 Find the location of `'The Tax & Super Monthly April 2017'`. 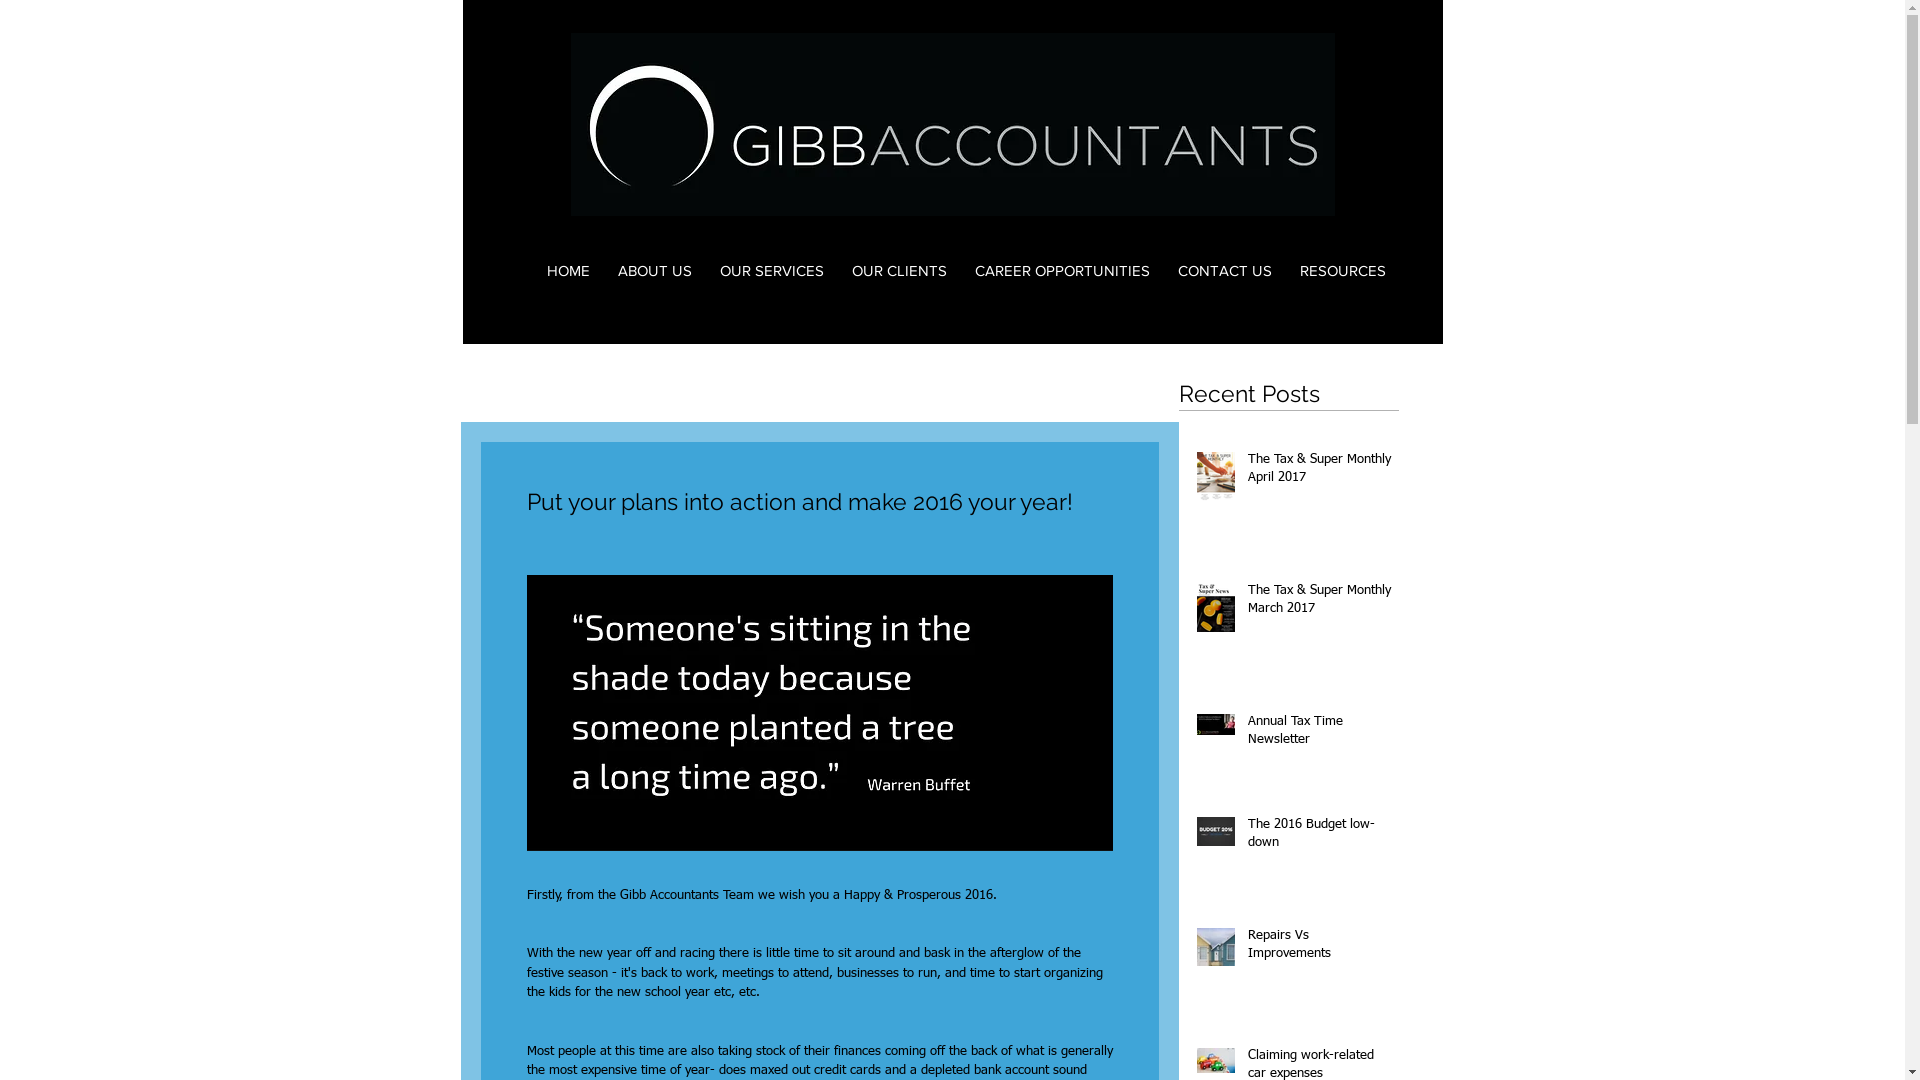

'The Tax & Super Monthly April 2017' is located at coordinates (1320, 473).